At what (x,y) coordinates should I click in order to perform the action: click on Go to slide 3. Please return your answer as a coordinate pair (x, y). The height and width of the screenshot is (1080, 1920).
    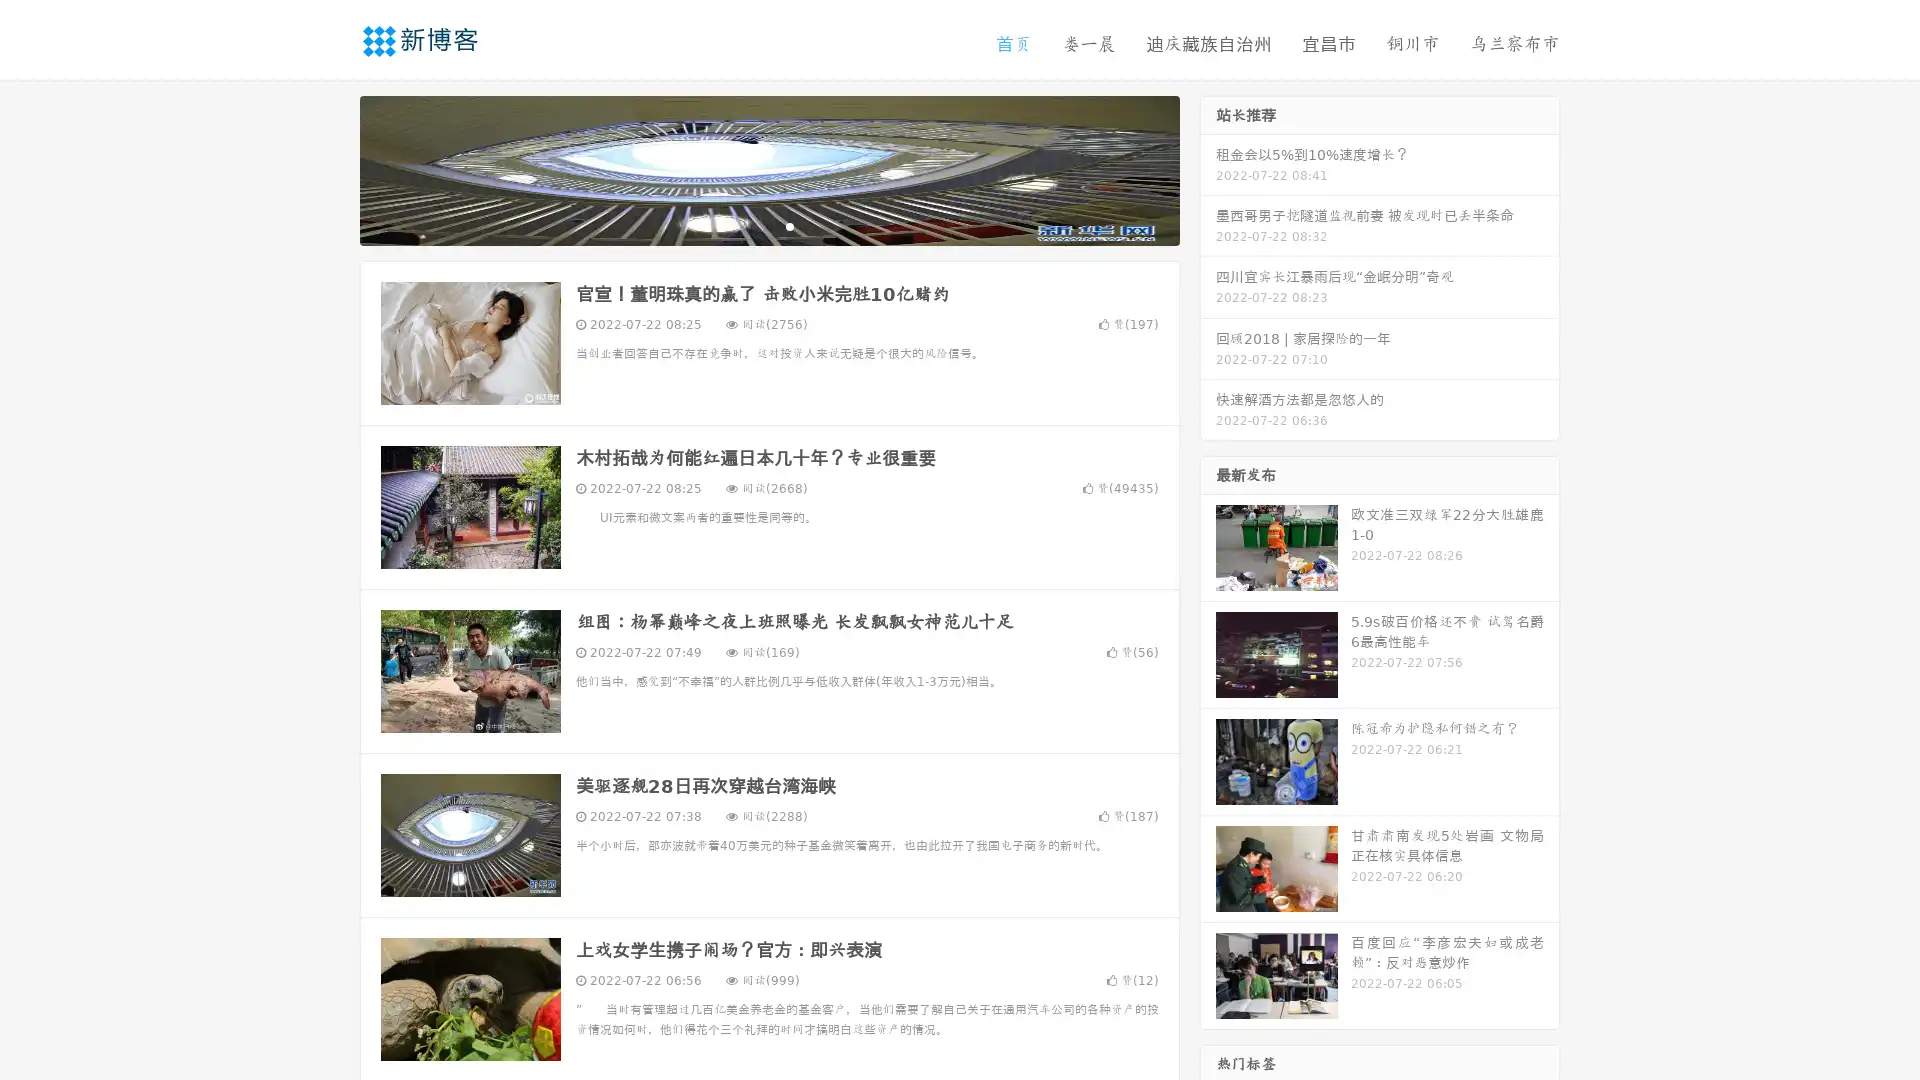
    Looking at the image, I should click on (789, 225).